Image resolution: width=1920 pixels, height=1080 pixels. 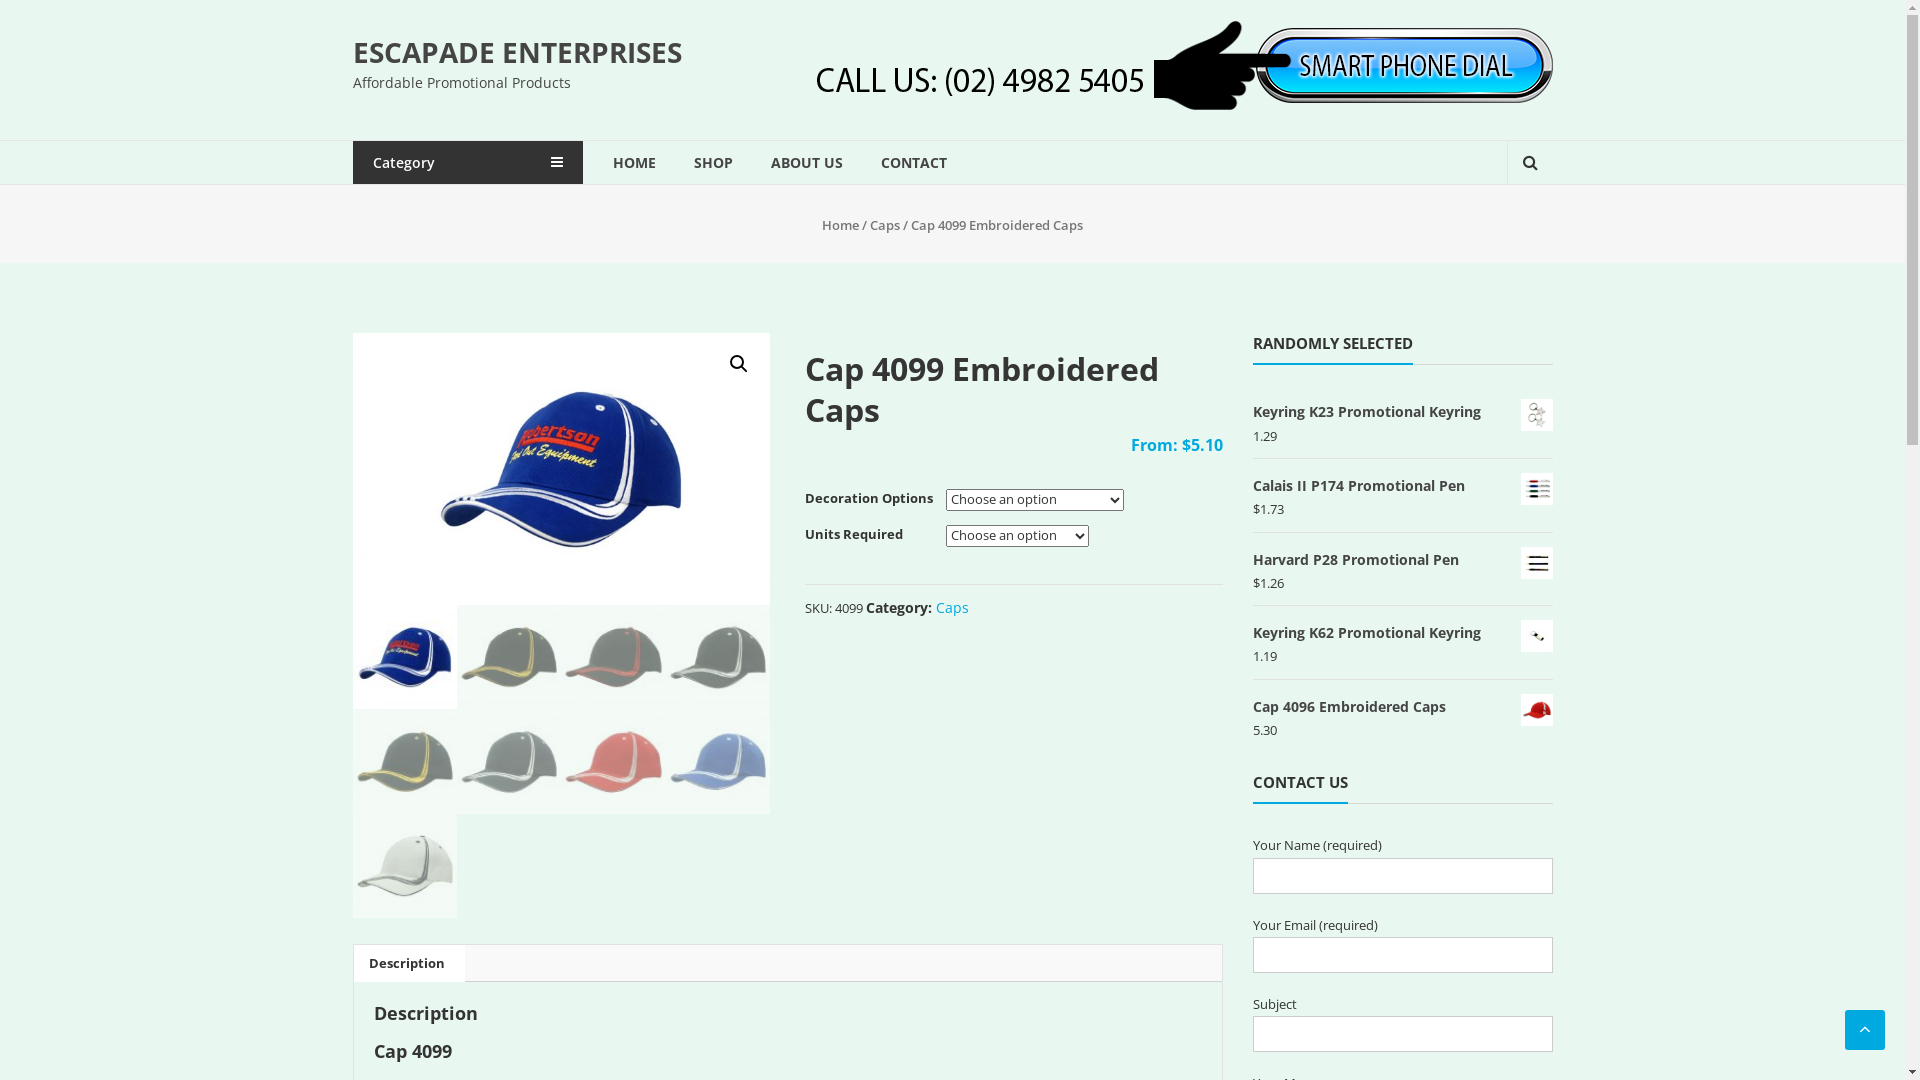 What do you see at coordinates (632, 161) in the screenshot?
I see `'HOME'` at bounding box center [632, 161].